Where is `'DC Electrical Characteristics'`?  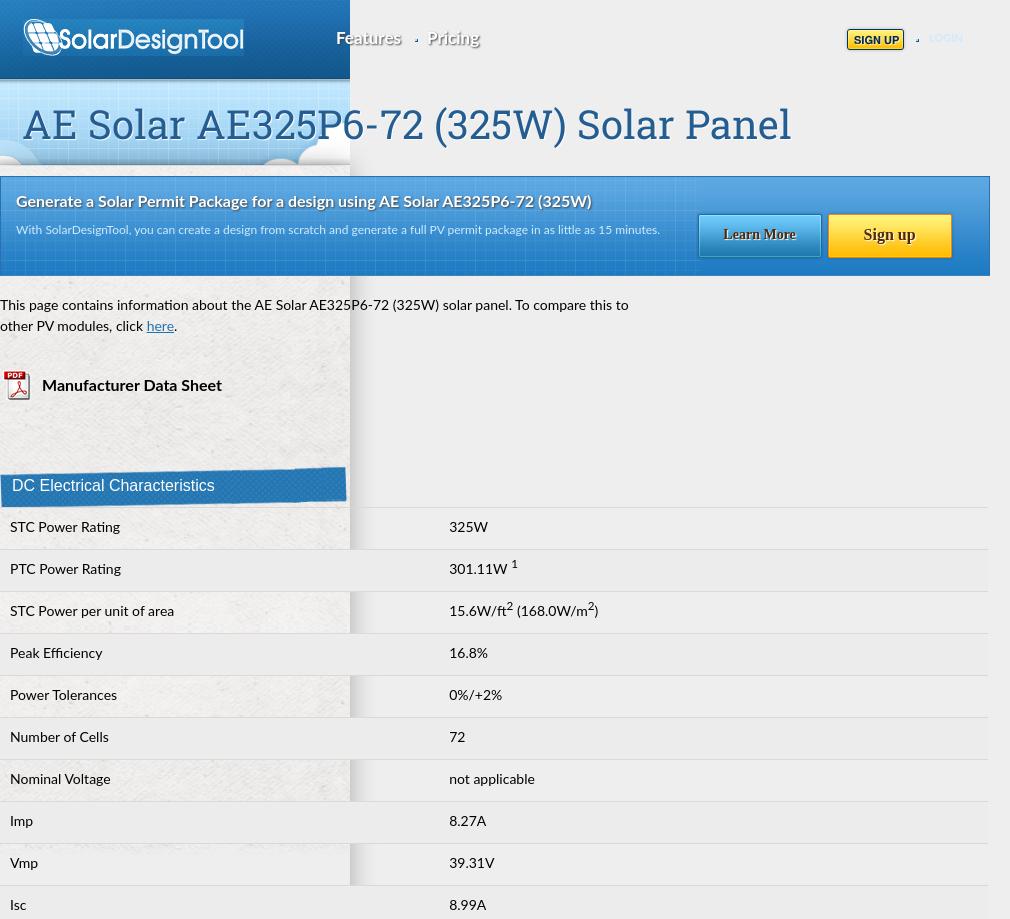
'DC Electrical Characteristics' is located at coordinates (11, 484).